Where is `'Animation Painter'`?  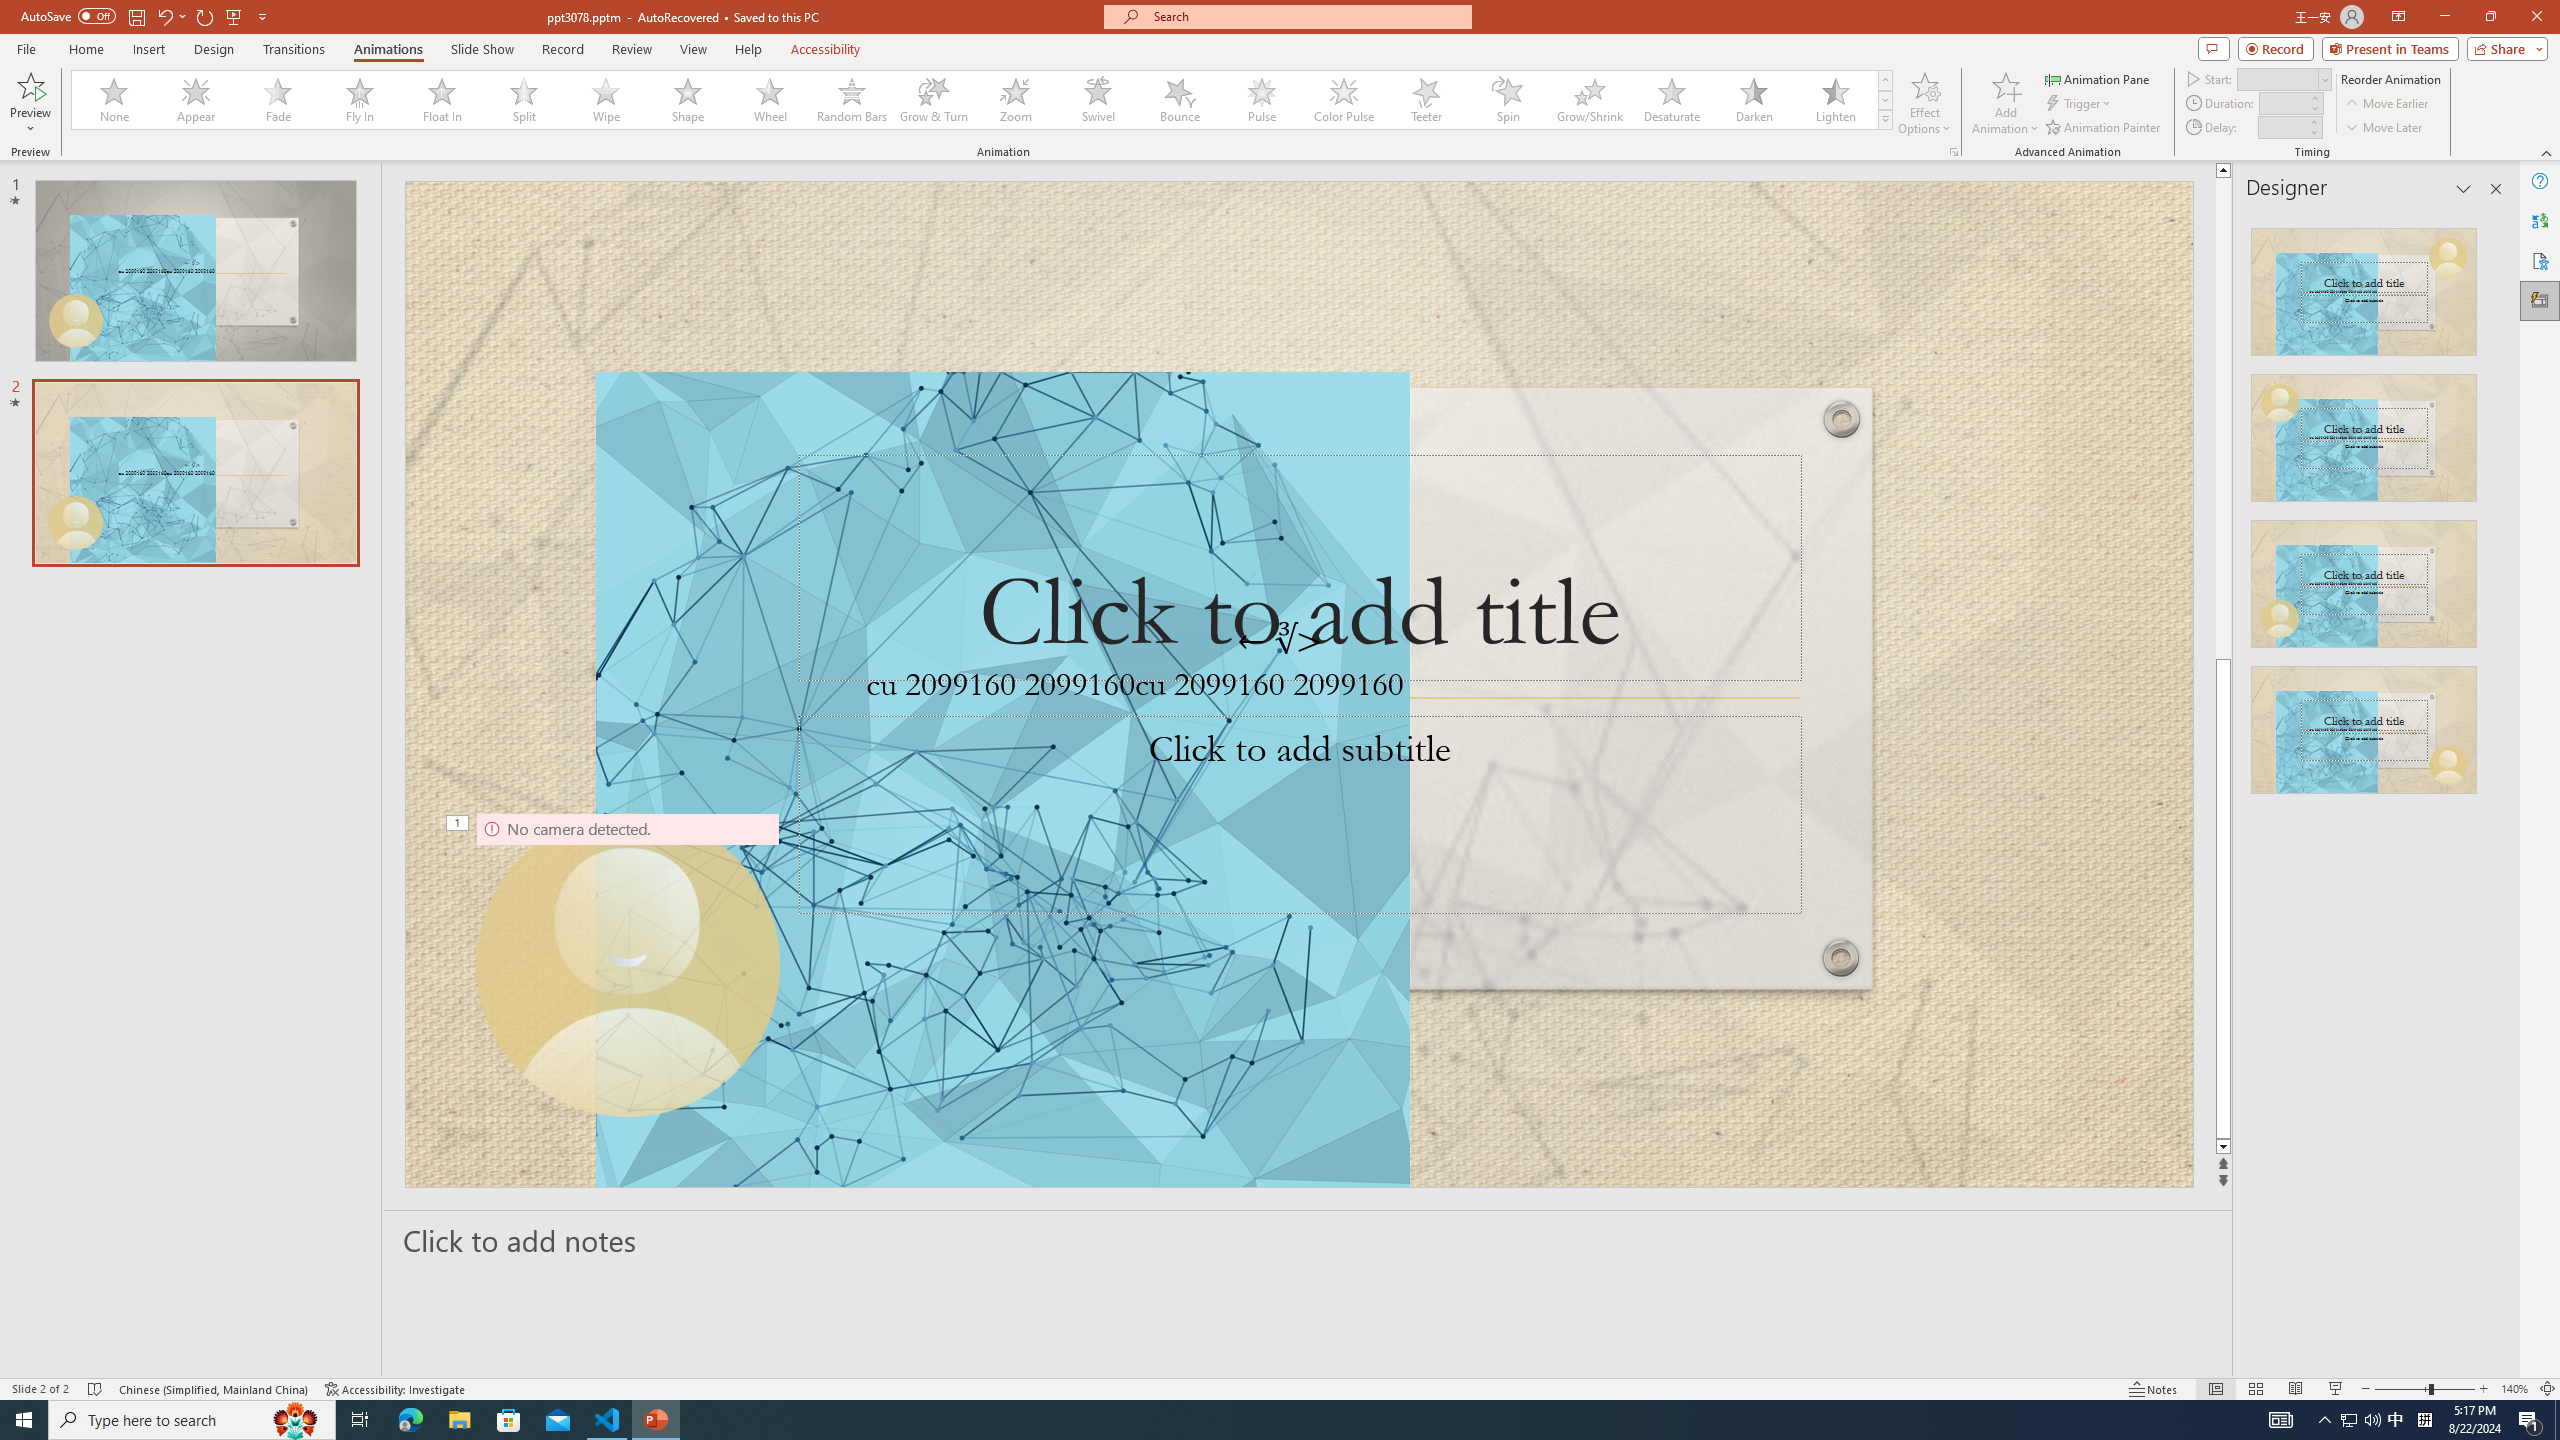 'Animation Painter' is located at coordinates (2103, 127).